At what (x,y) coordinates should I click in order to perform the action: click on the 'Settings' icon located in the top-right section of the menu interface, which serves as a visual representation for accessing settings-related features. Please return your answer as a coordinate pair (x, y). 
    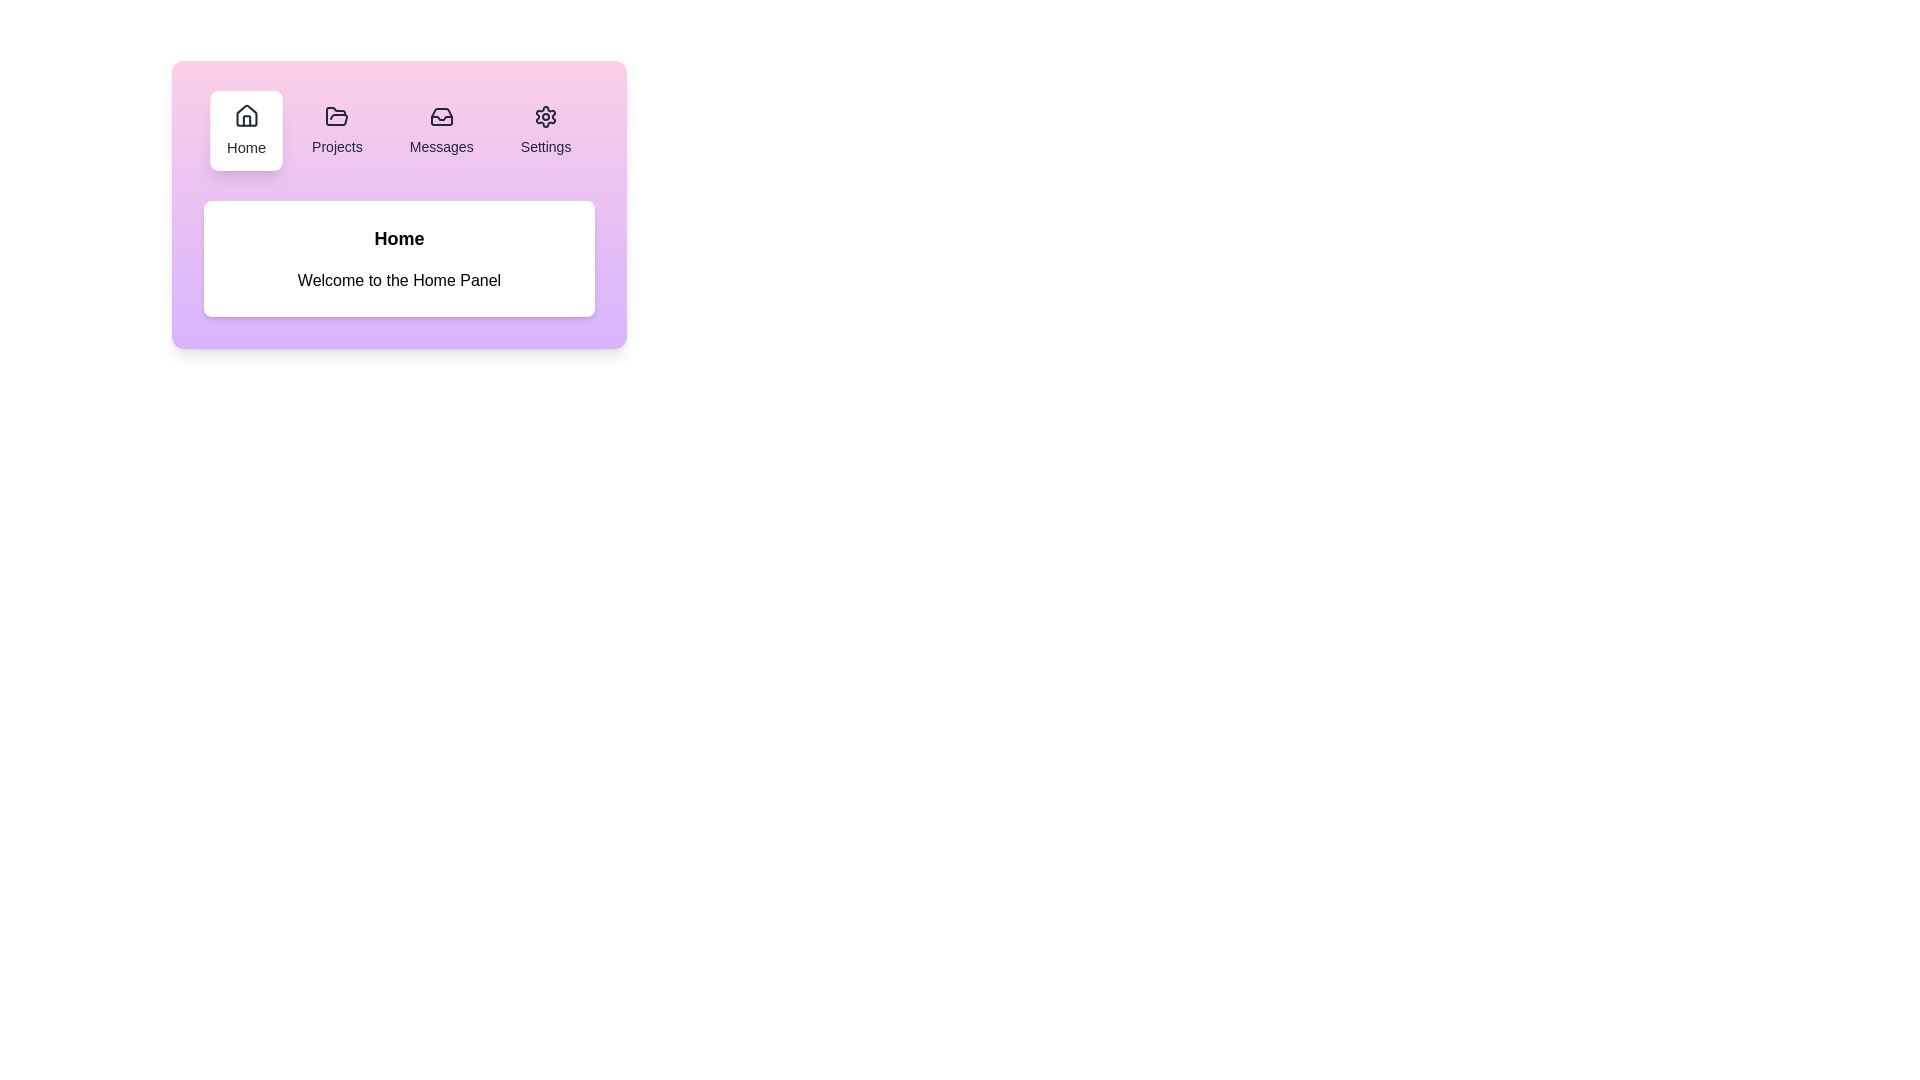
    Looking at the image, I should click on (546, 116).